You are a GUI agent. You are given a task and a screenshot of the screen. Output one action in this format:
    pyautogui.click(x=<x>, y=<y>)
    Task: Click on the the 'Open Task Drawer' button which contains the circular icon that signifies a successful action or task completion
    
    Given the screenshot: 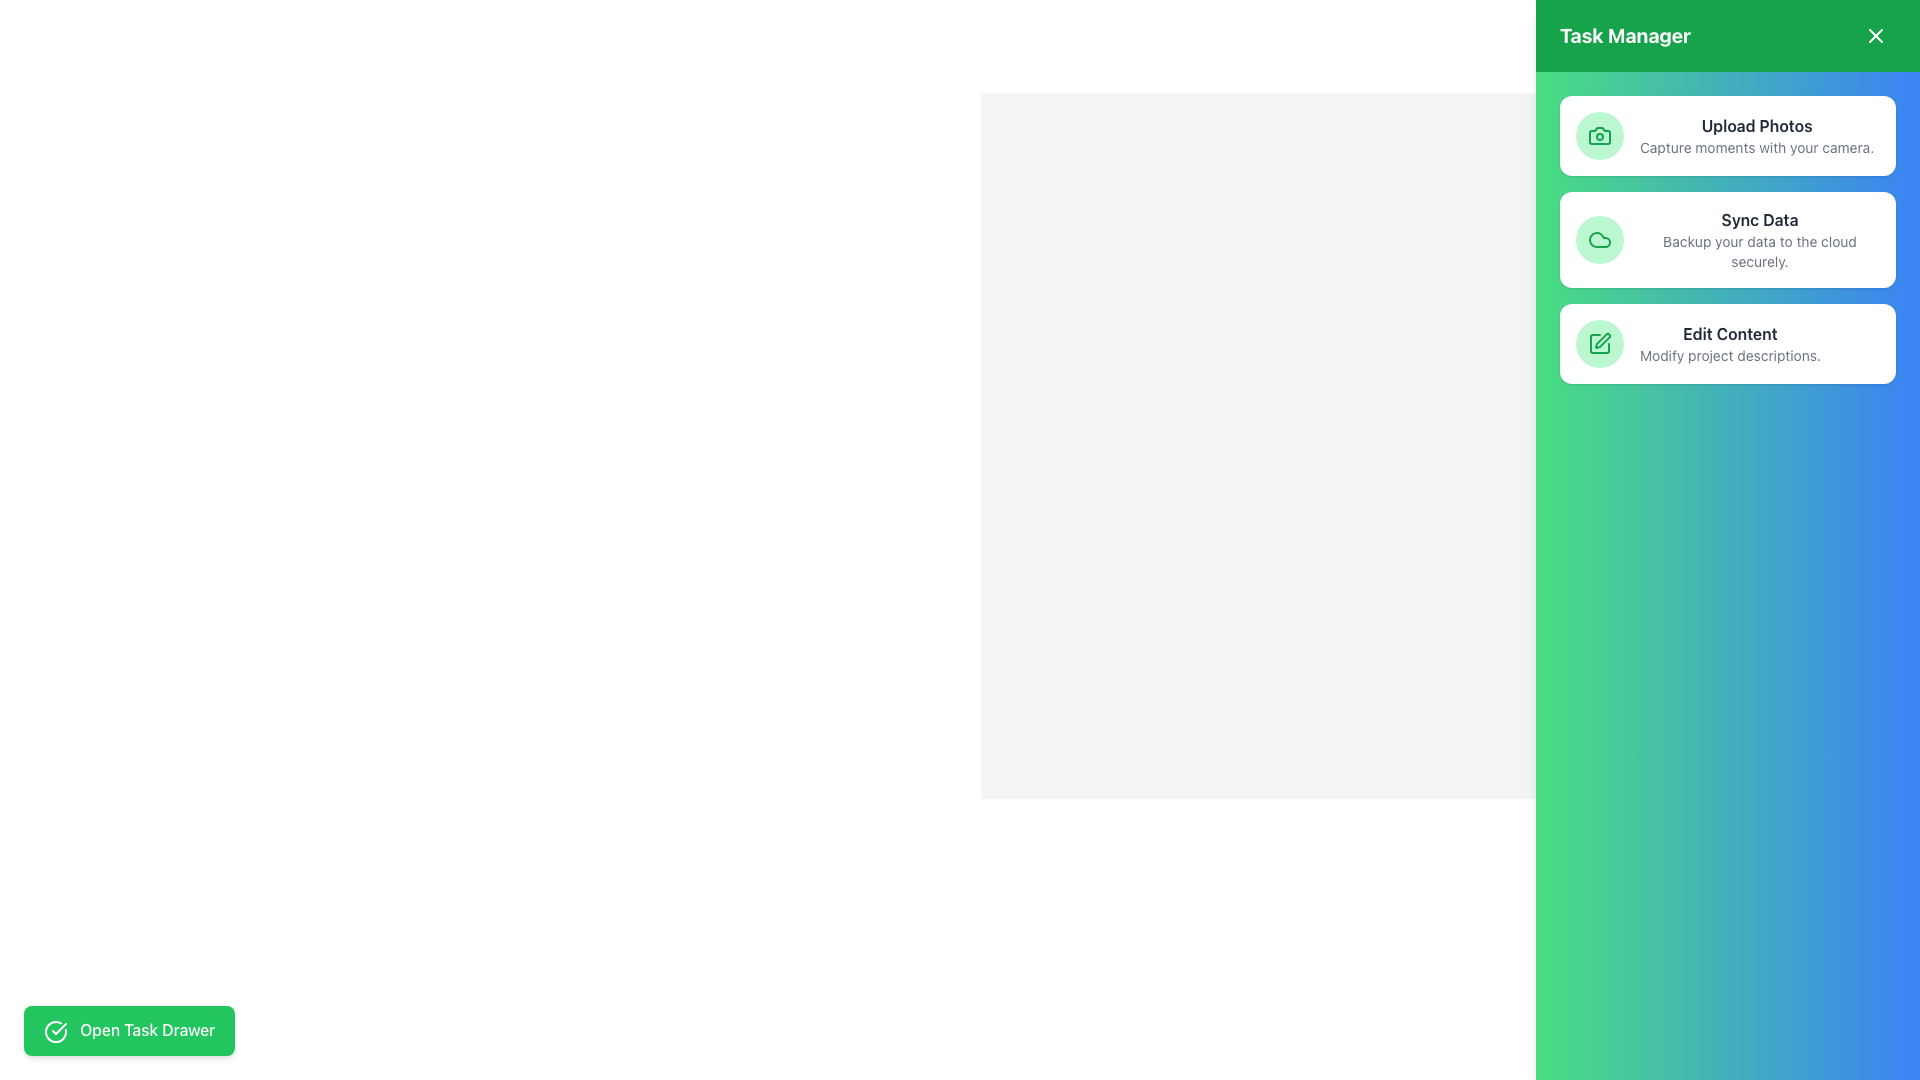 What is the action you would take?
    pyautogui.click(x=59, y=1029)
    